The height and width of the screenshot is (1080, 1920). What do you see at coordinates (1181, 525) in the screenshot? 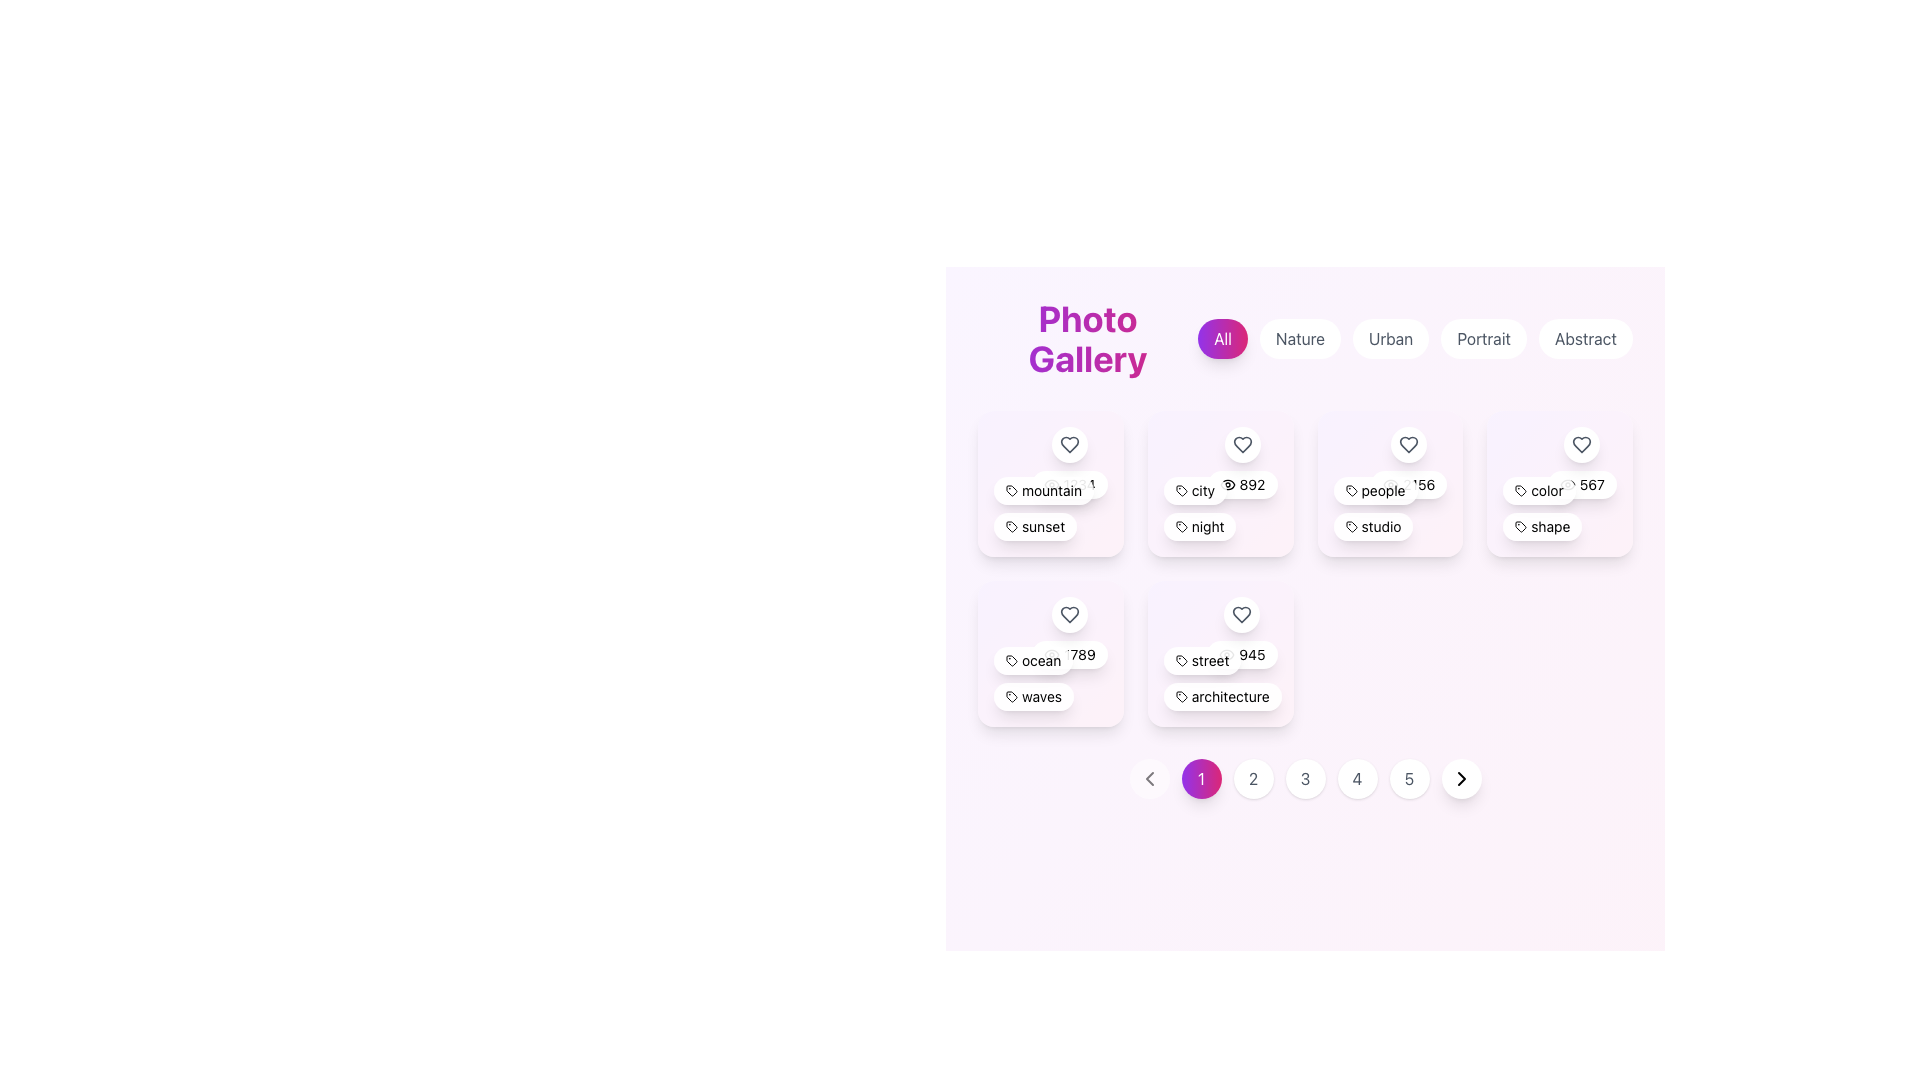
I see `the tag-shaped icon represented as an SVG graphic, located in the second column of the first row of the grid layout` at bounding box center [1181, 525].